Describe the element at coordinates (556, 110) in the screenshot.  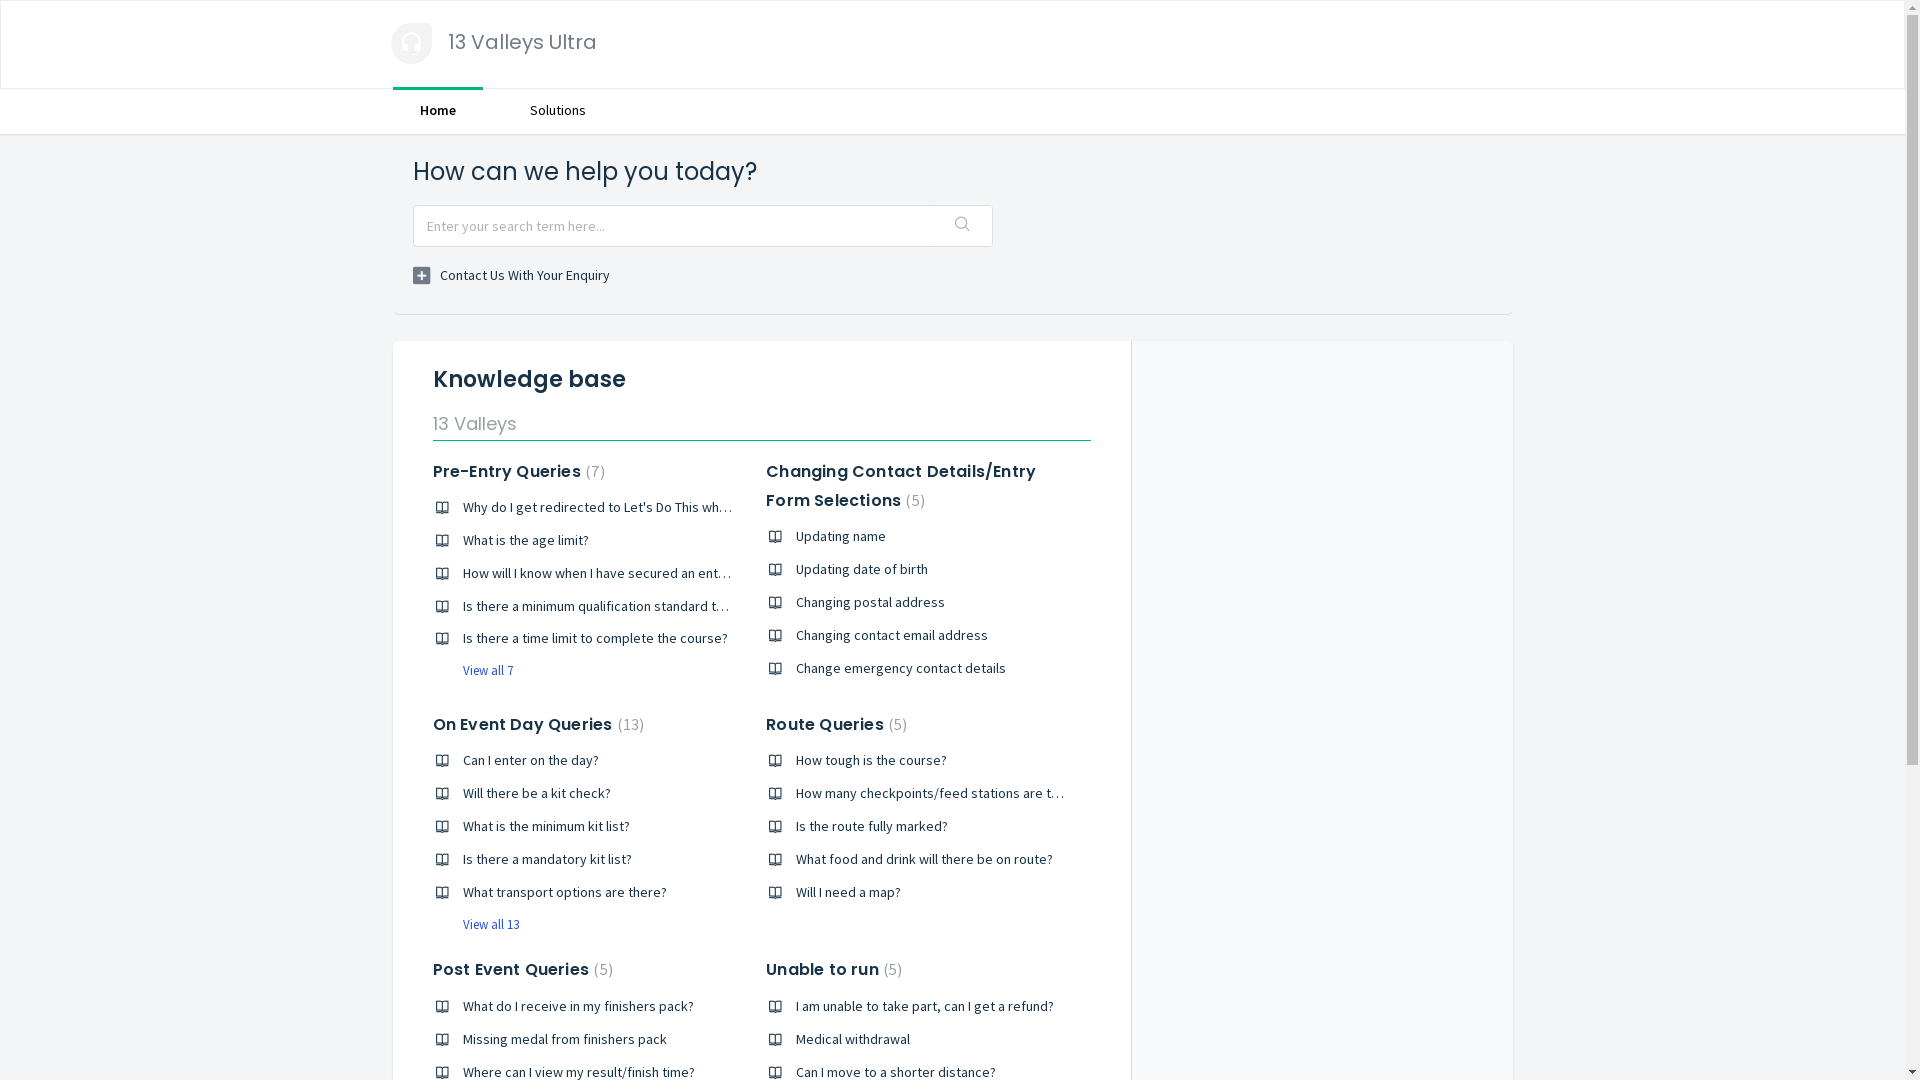
I see `'Solutions'` at that location.